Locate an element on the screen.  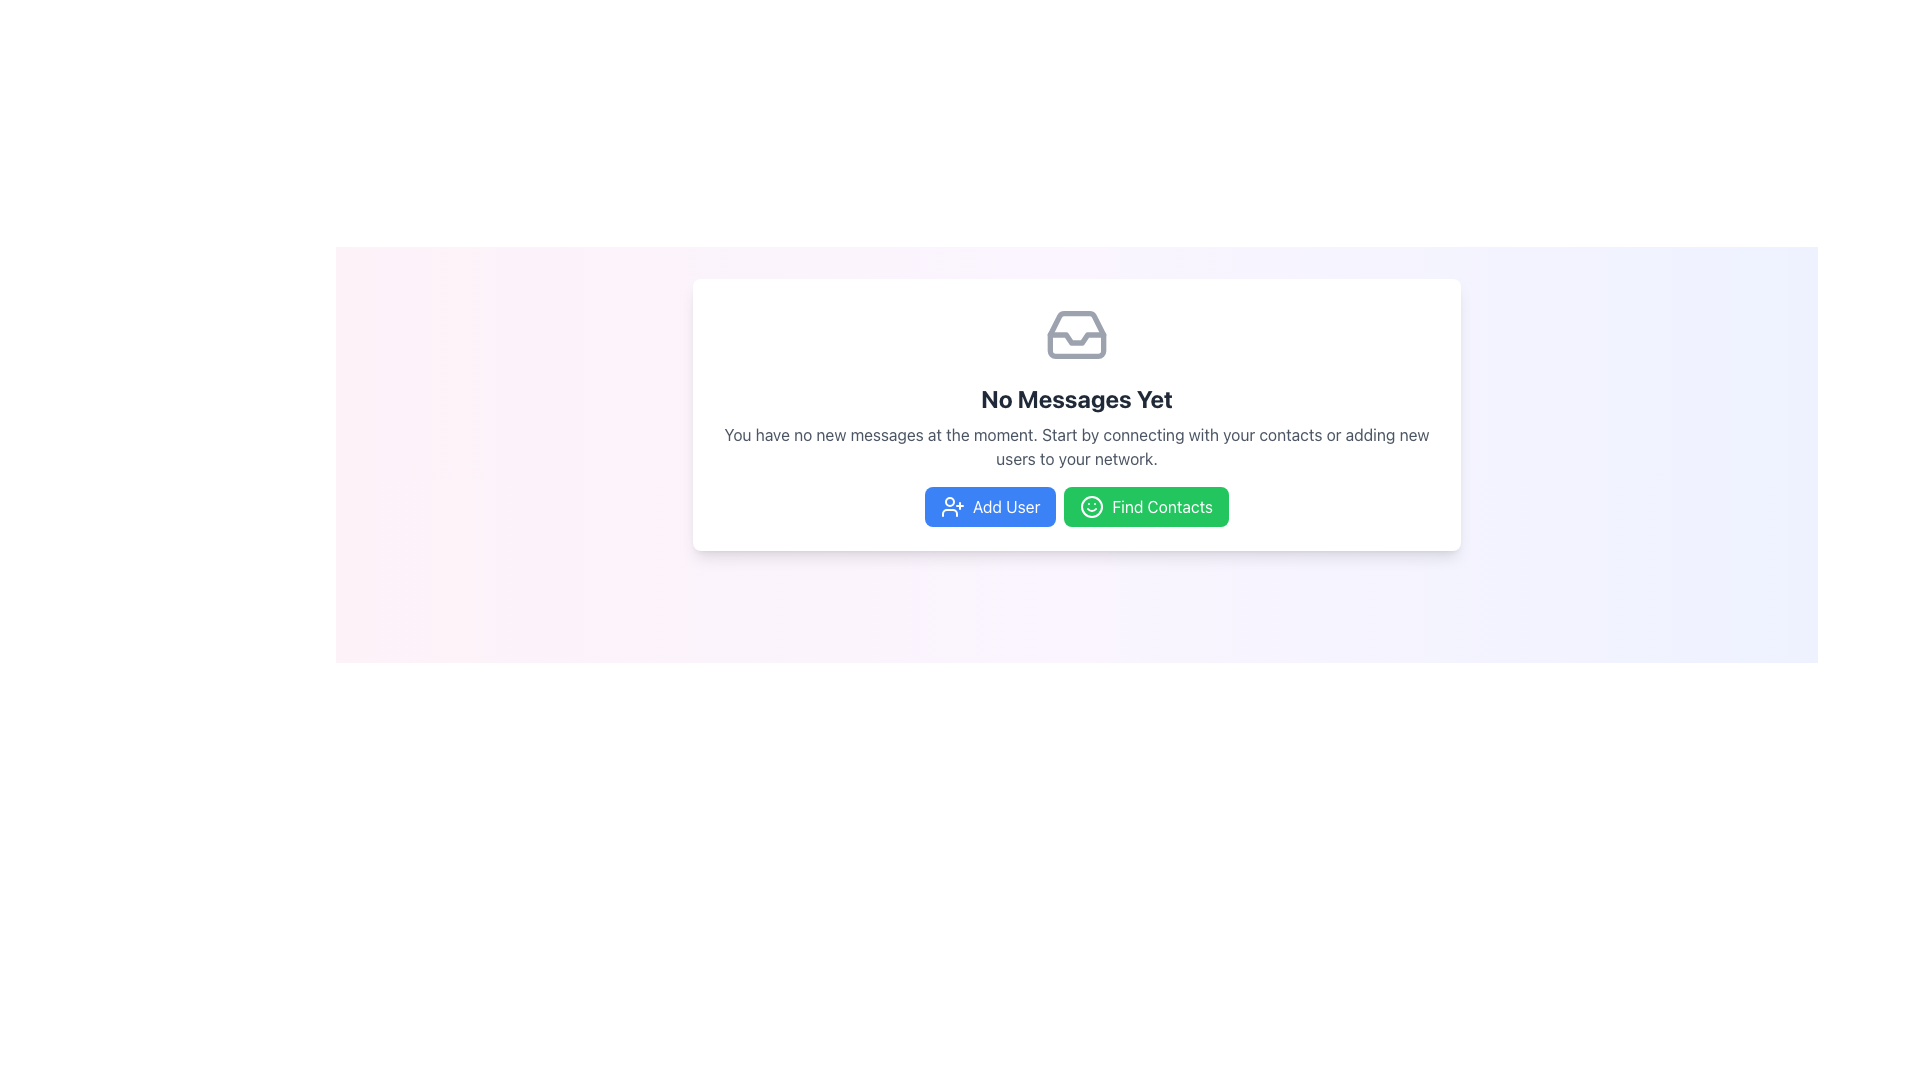
the 'Add User' button, which includes the vector graphic icon indicating the addition of a user, located centered horizontally within the blue button to the left of the 'Find Contacts' button is located at coordinates (951, 505).